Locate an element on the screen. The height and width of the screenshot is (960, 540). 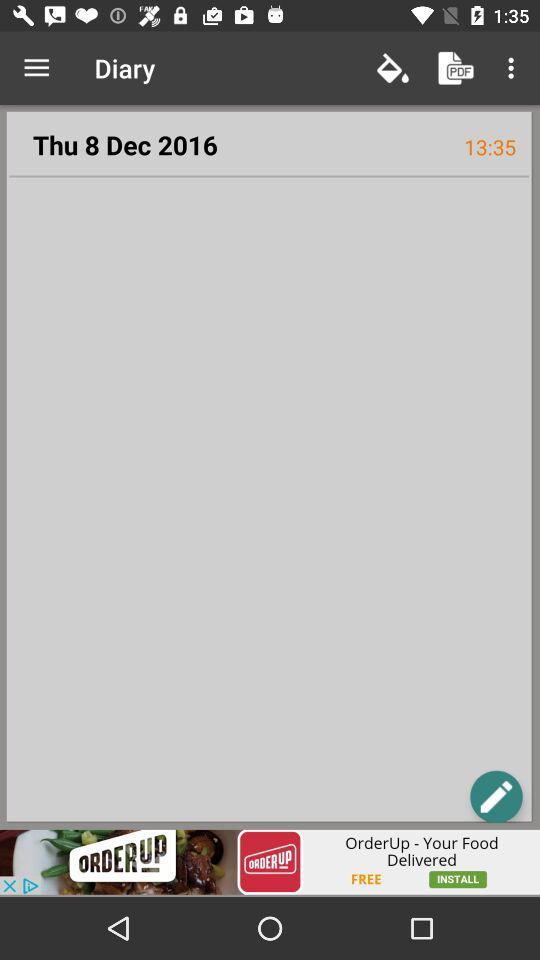
advertisement is located at coordinates (270, 861).